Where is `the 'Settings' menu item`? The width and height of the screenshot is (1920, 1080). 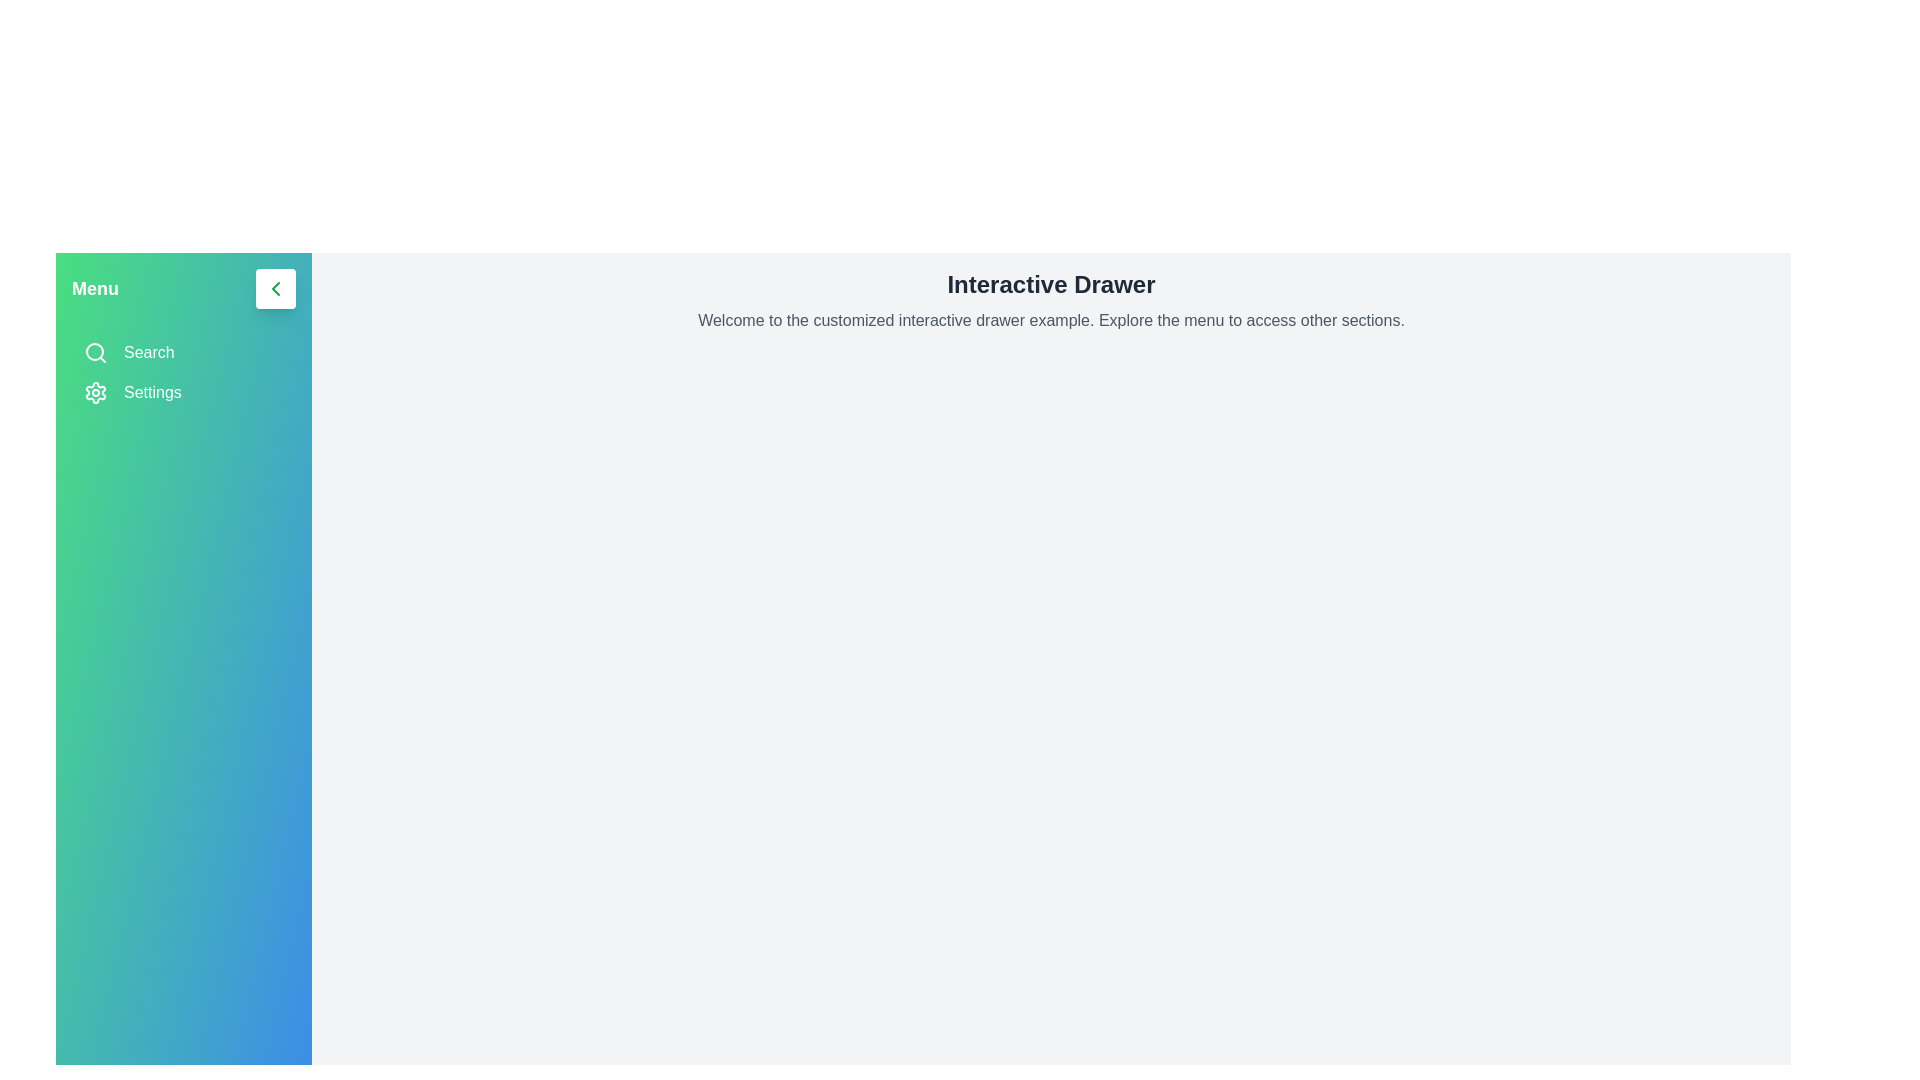
the 'Settings' menu item is located at coordinates (183, 393).